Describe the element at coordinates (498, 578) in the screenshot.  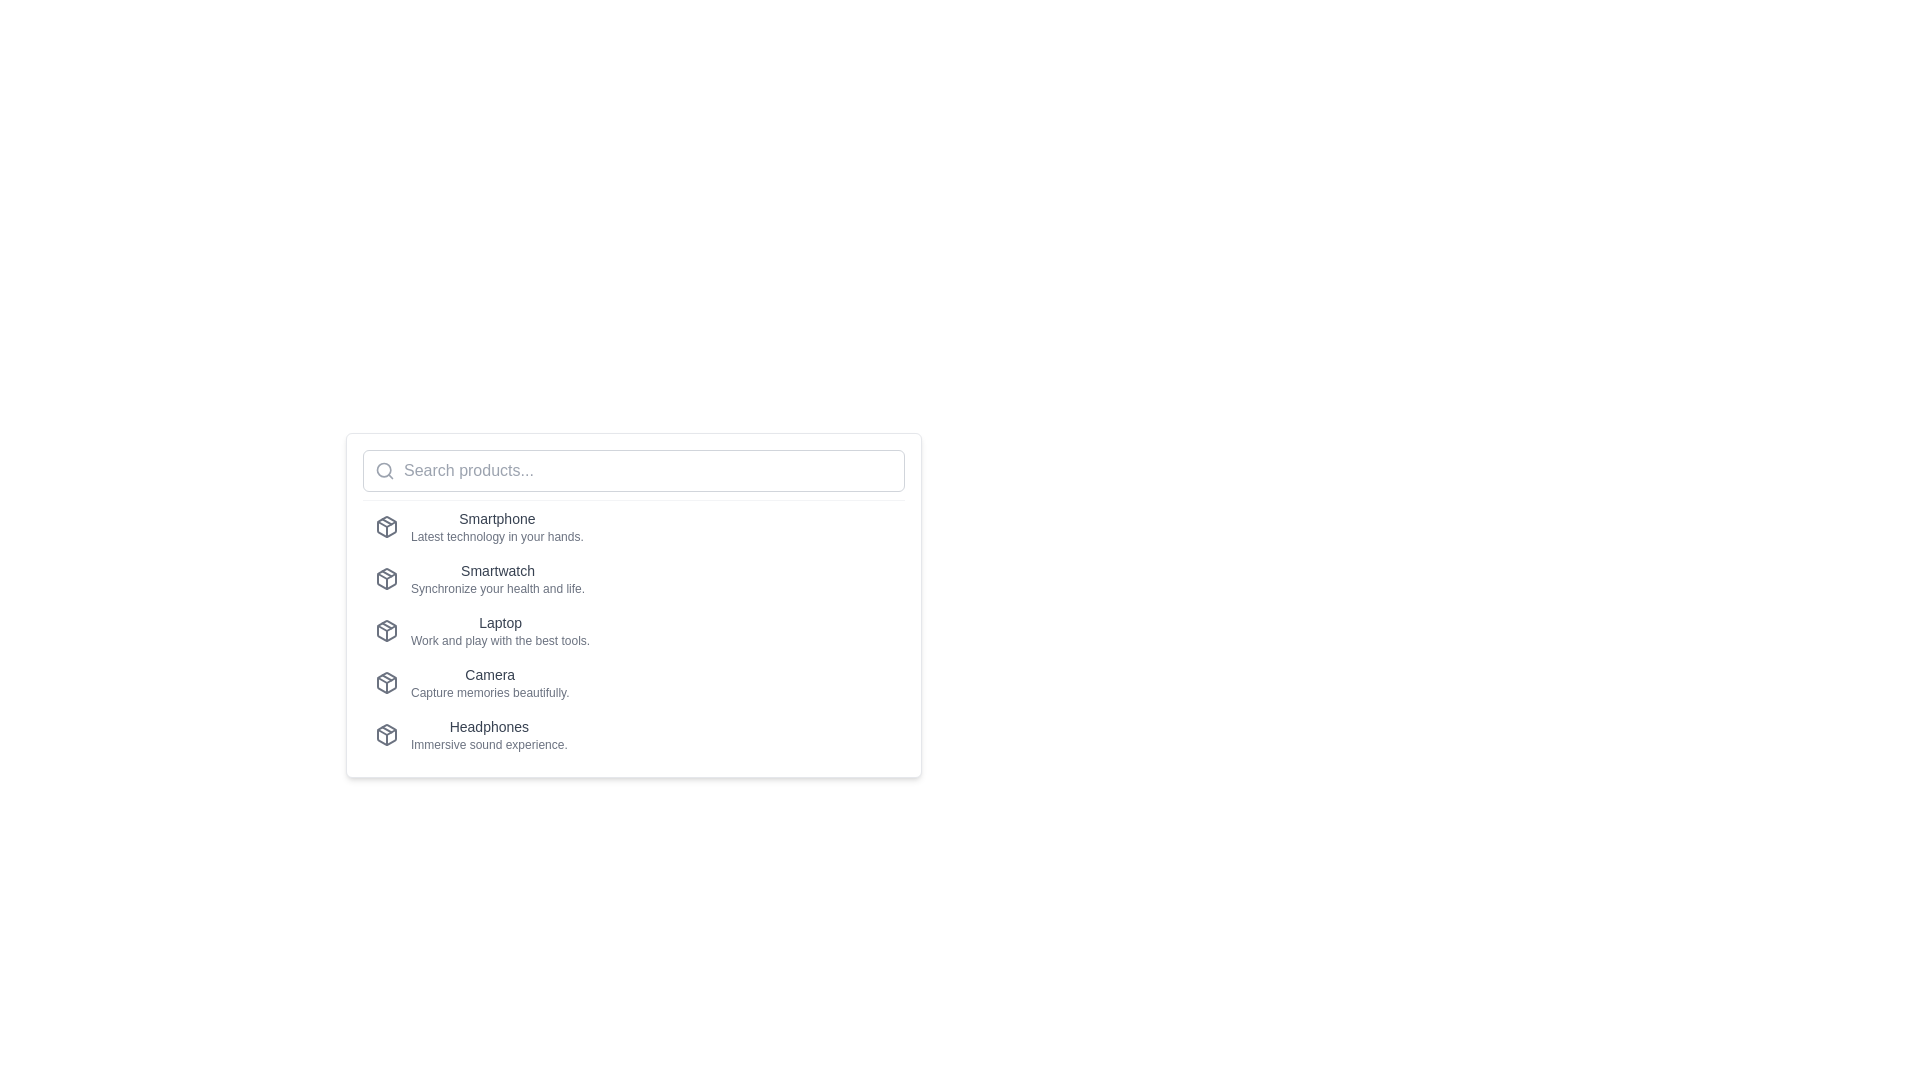
I see `the Text description block related to 'Smartwatch' which is positioned in the second row of the list with an icon on its left side` at that location.